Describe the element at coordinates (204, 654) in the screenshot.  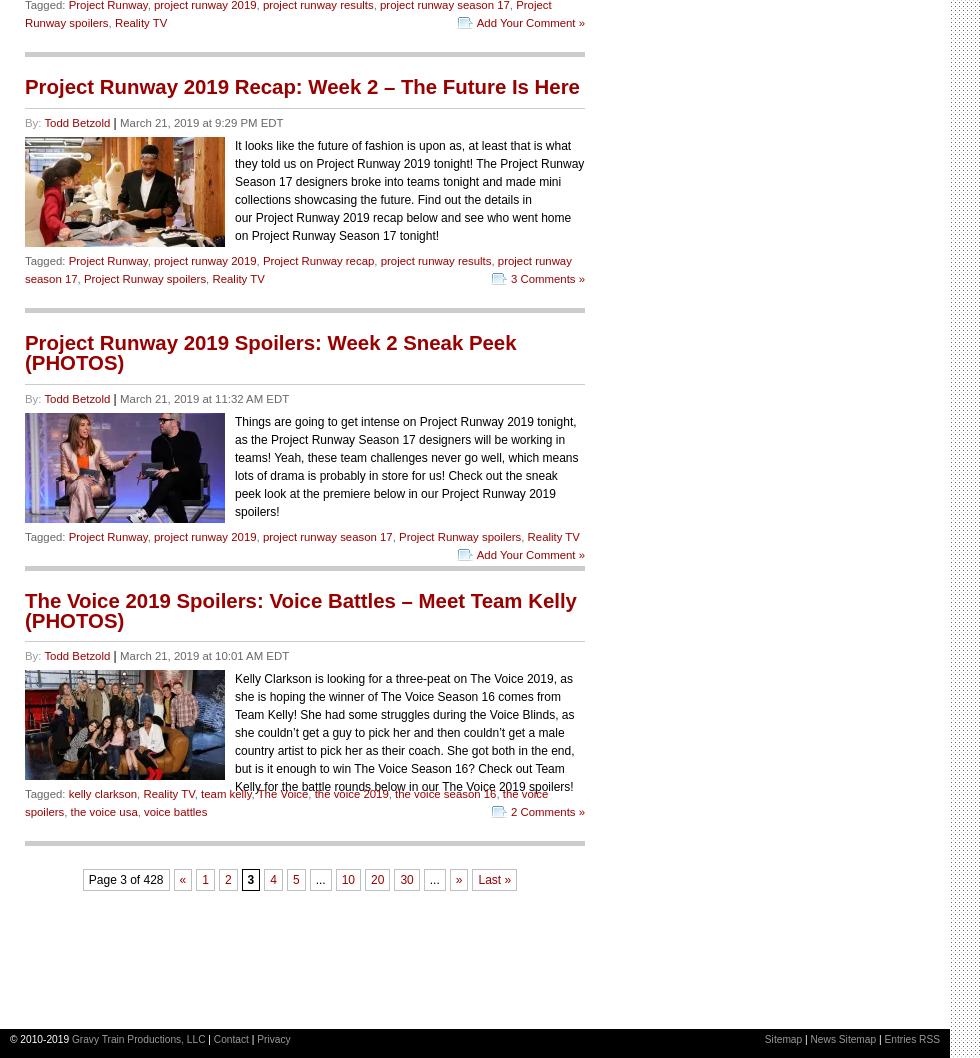
I see `'March 21, 2019 at 10:01 AM EDT'` at that location.